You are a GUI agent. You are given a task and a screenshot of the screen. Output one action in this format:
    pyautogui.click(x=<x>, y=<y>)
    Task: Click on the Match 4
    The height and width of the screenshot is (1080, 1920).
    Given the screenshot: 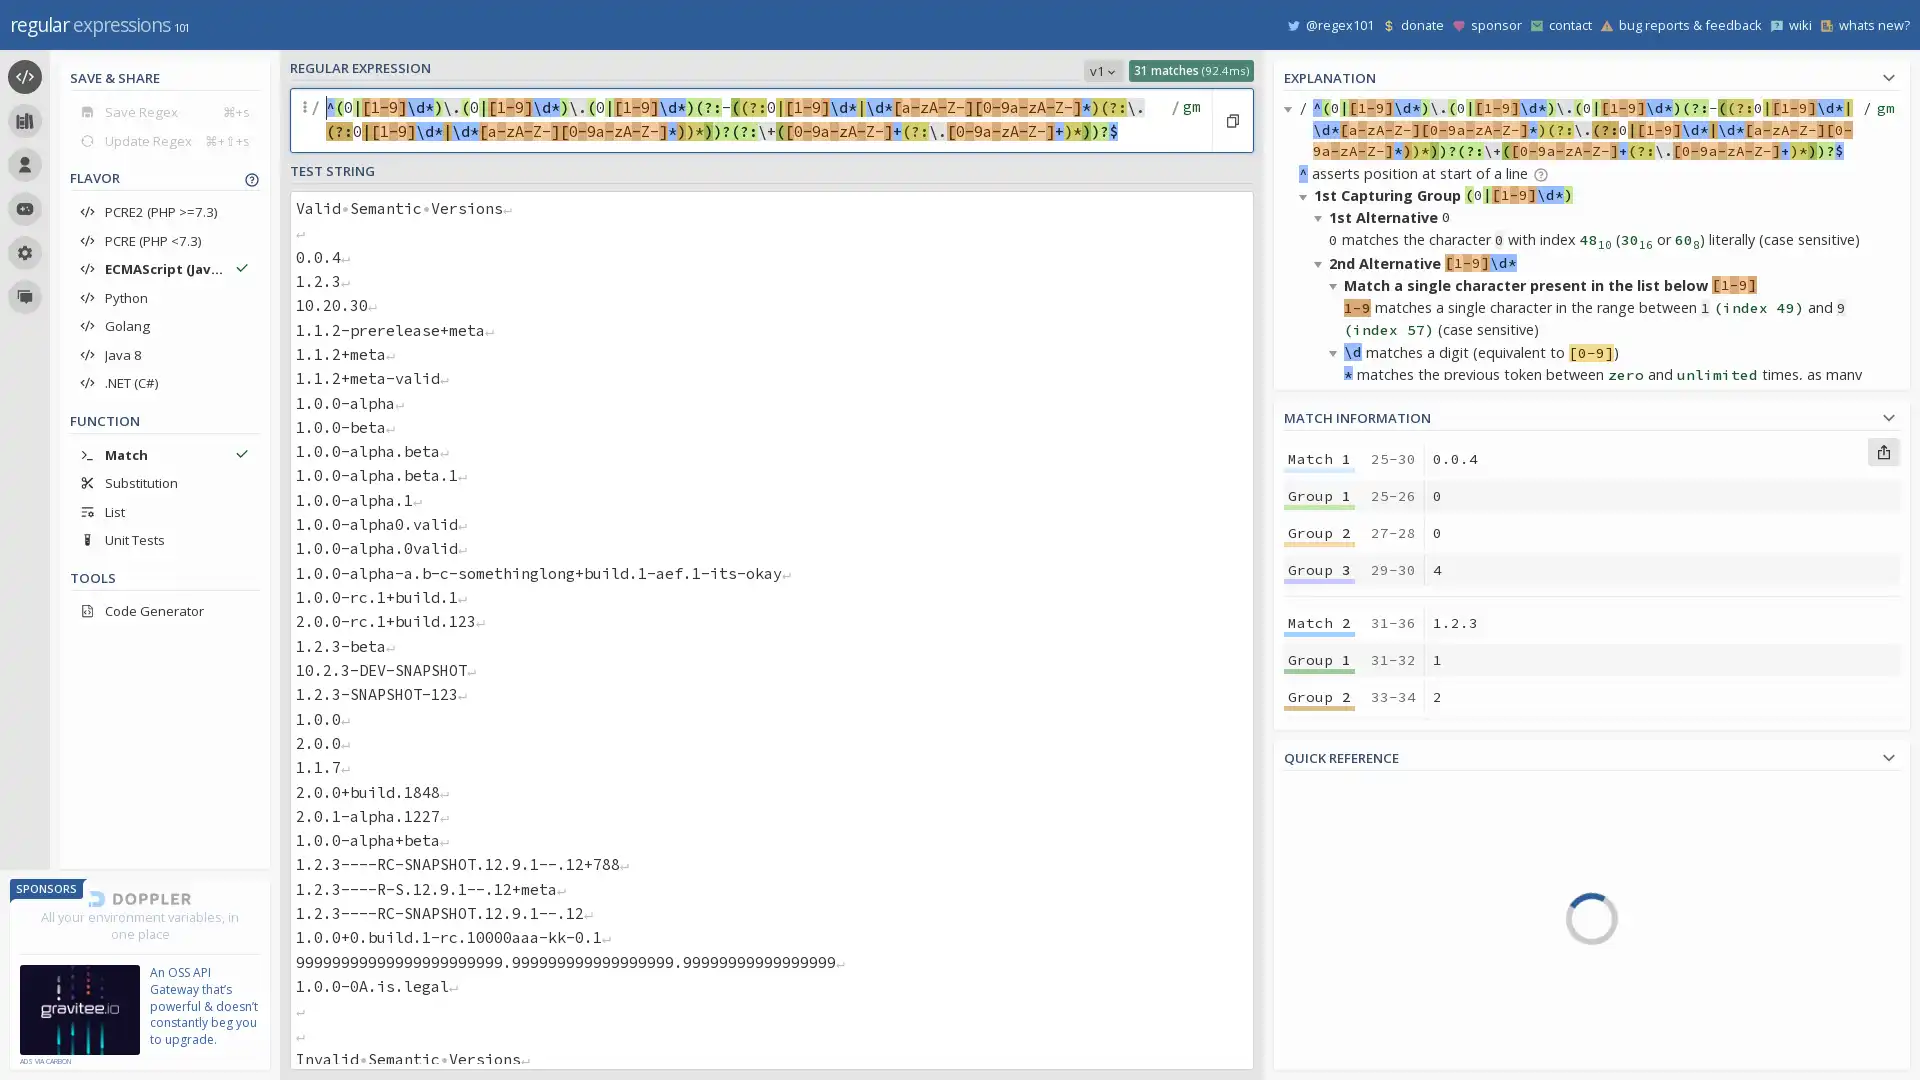 What is the action you would take?
    pyautogui.click(x=1319, y=950)
    